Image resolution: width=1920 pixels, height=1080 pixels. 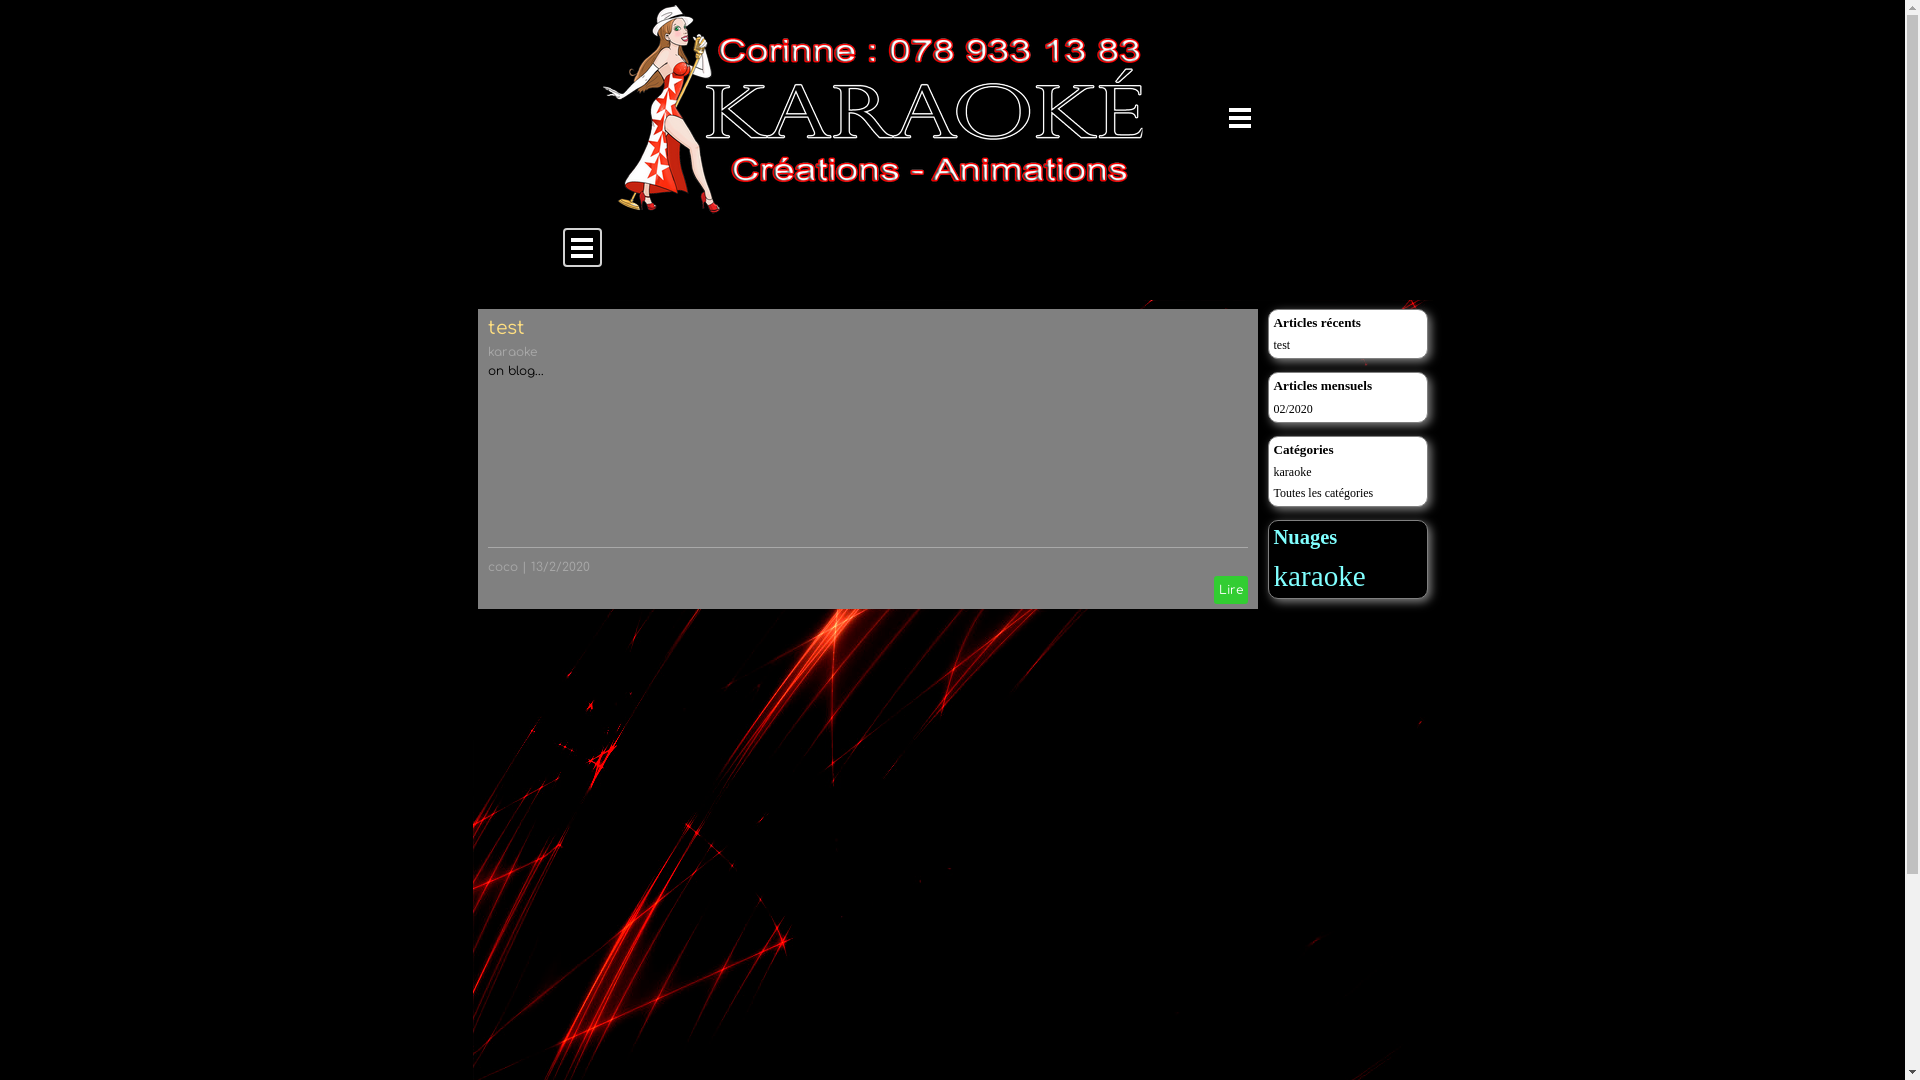 What do you see at coordinates (488, 326) in the screenshot?
I see `'test'` at bounding box center [488, 326].